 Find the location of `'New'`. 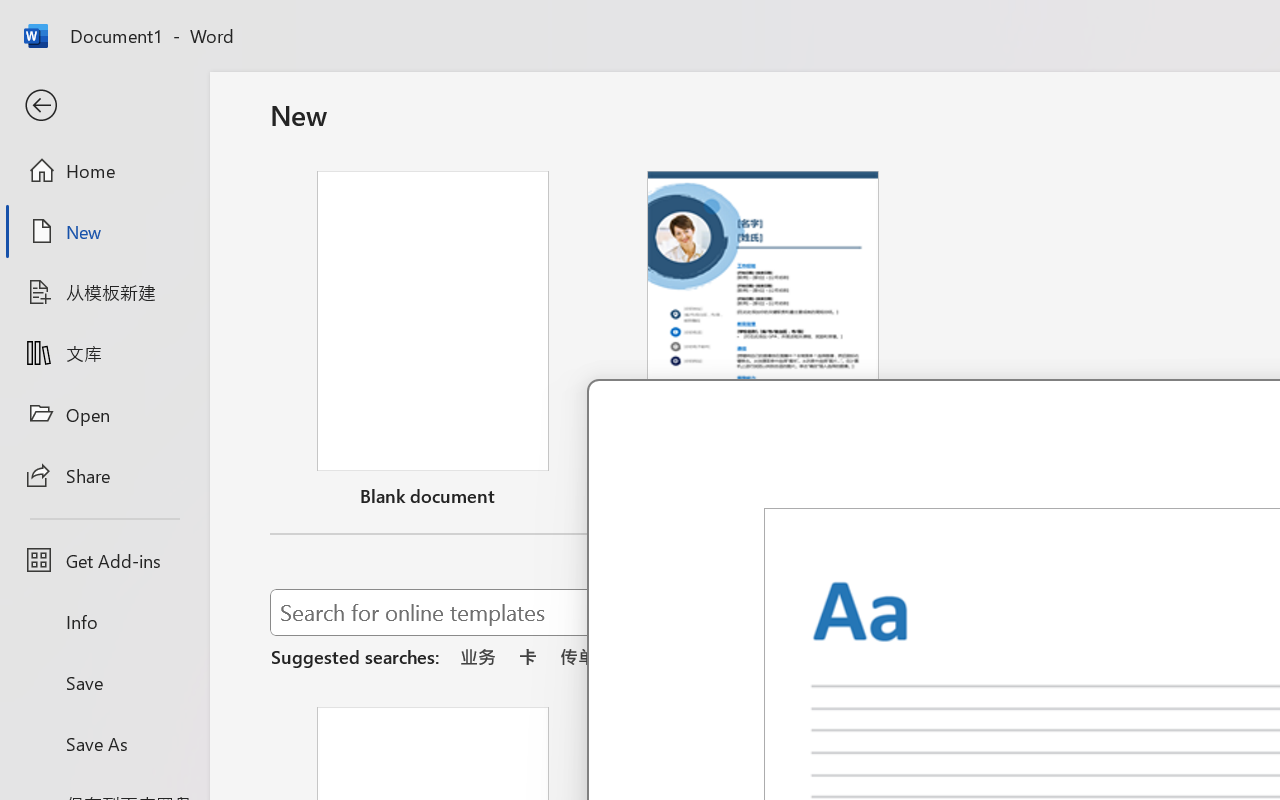

'New' is located at coordinates (103, 231).